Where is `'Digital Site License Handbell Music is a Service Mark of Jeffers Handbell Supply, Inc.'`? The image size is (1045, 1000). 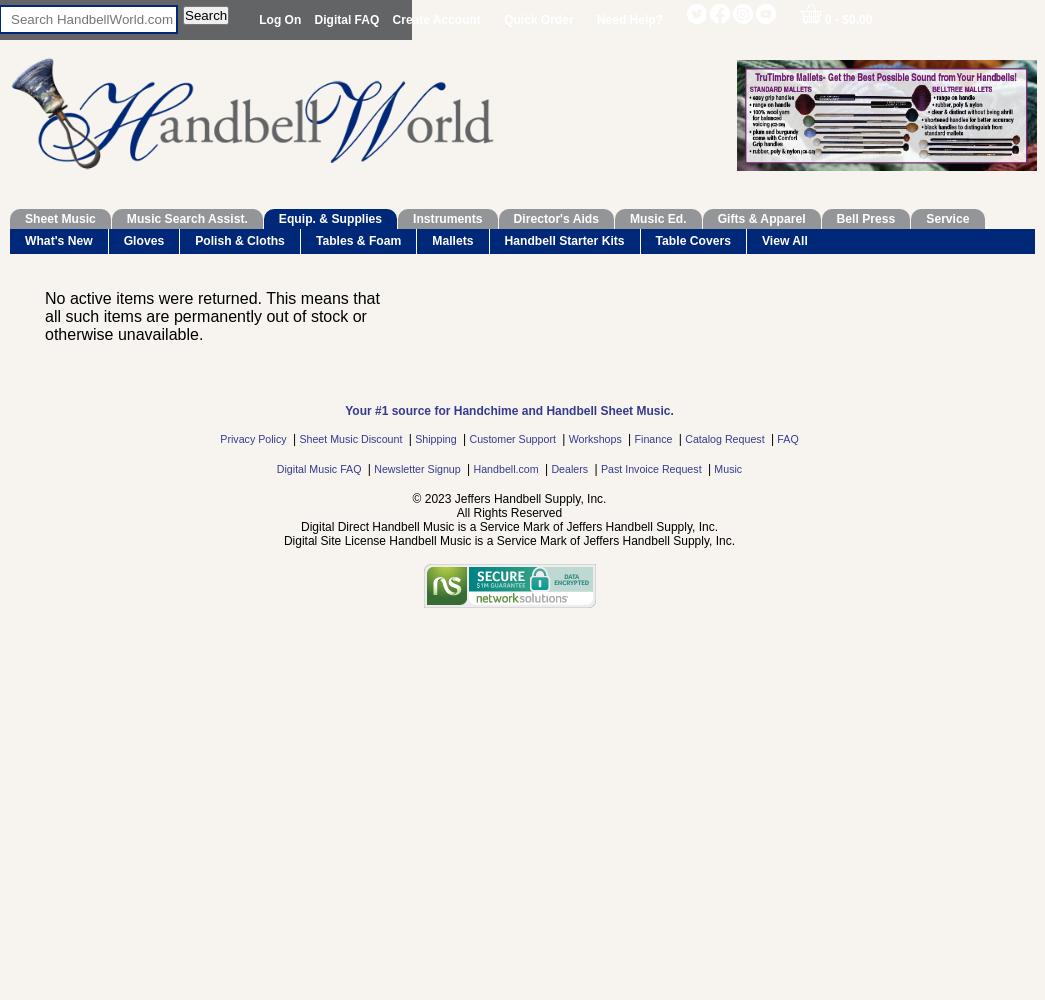 'Digital Site License Handbell Music is a Service Mark of Jeffers Handbell Supply, Inc.' is located at coordinates (508, 541).